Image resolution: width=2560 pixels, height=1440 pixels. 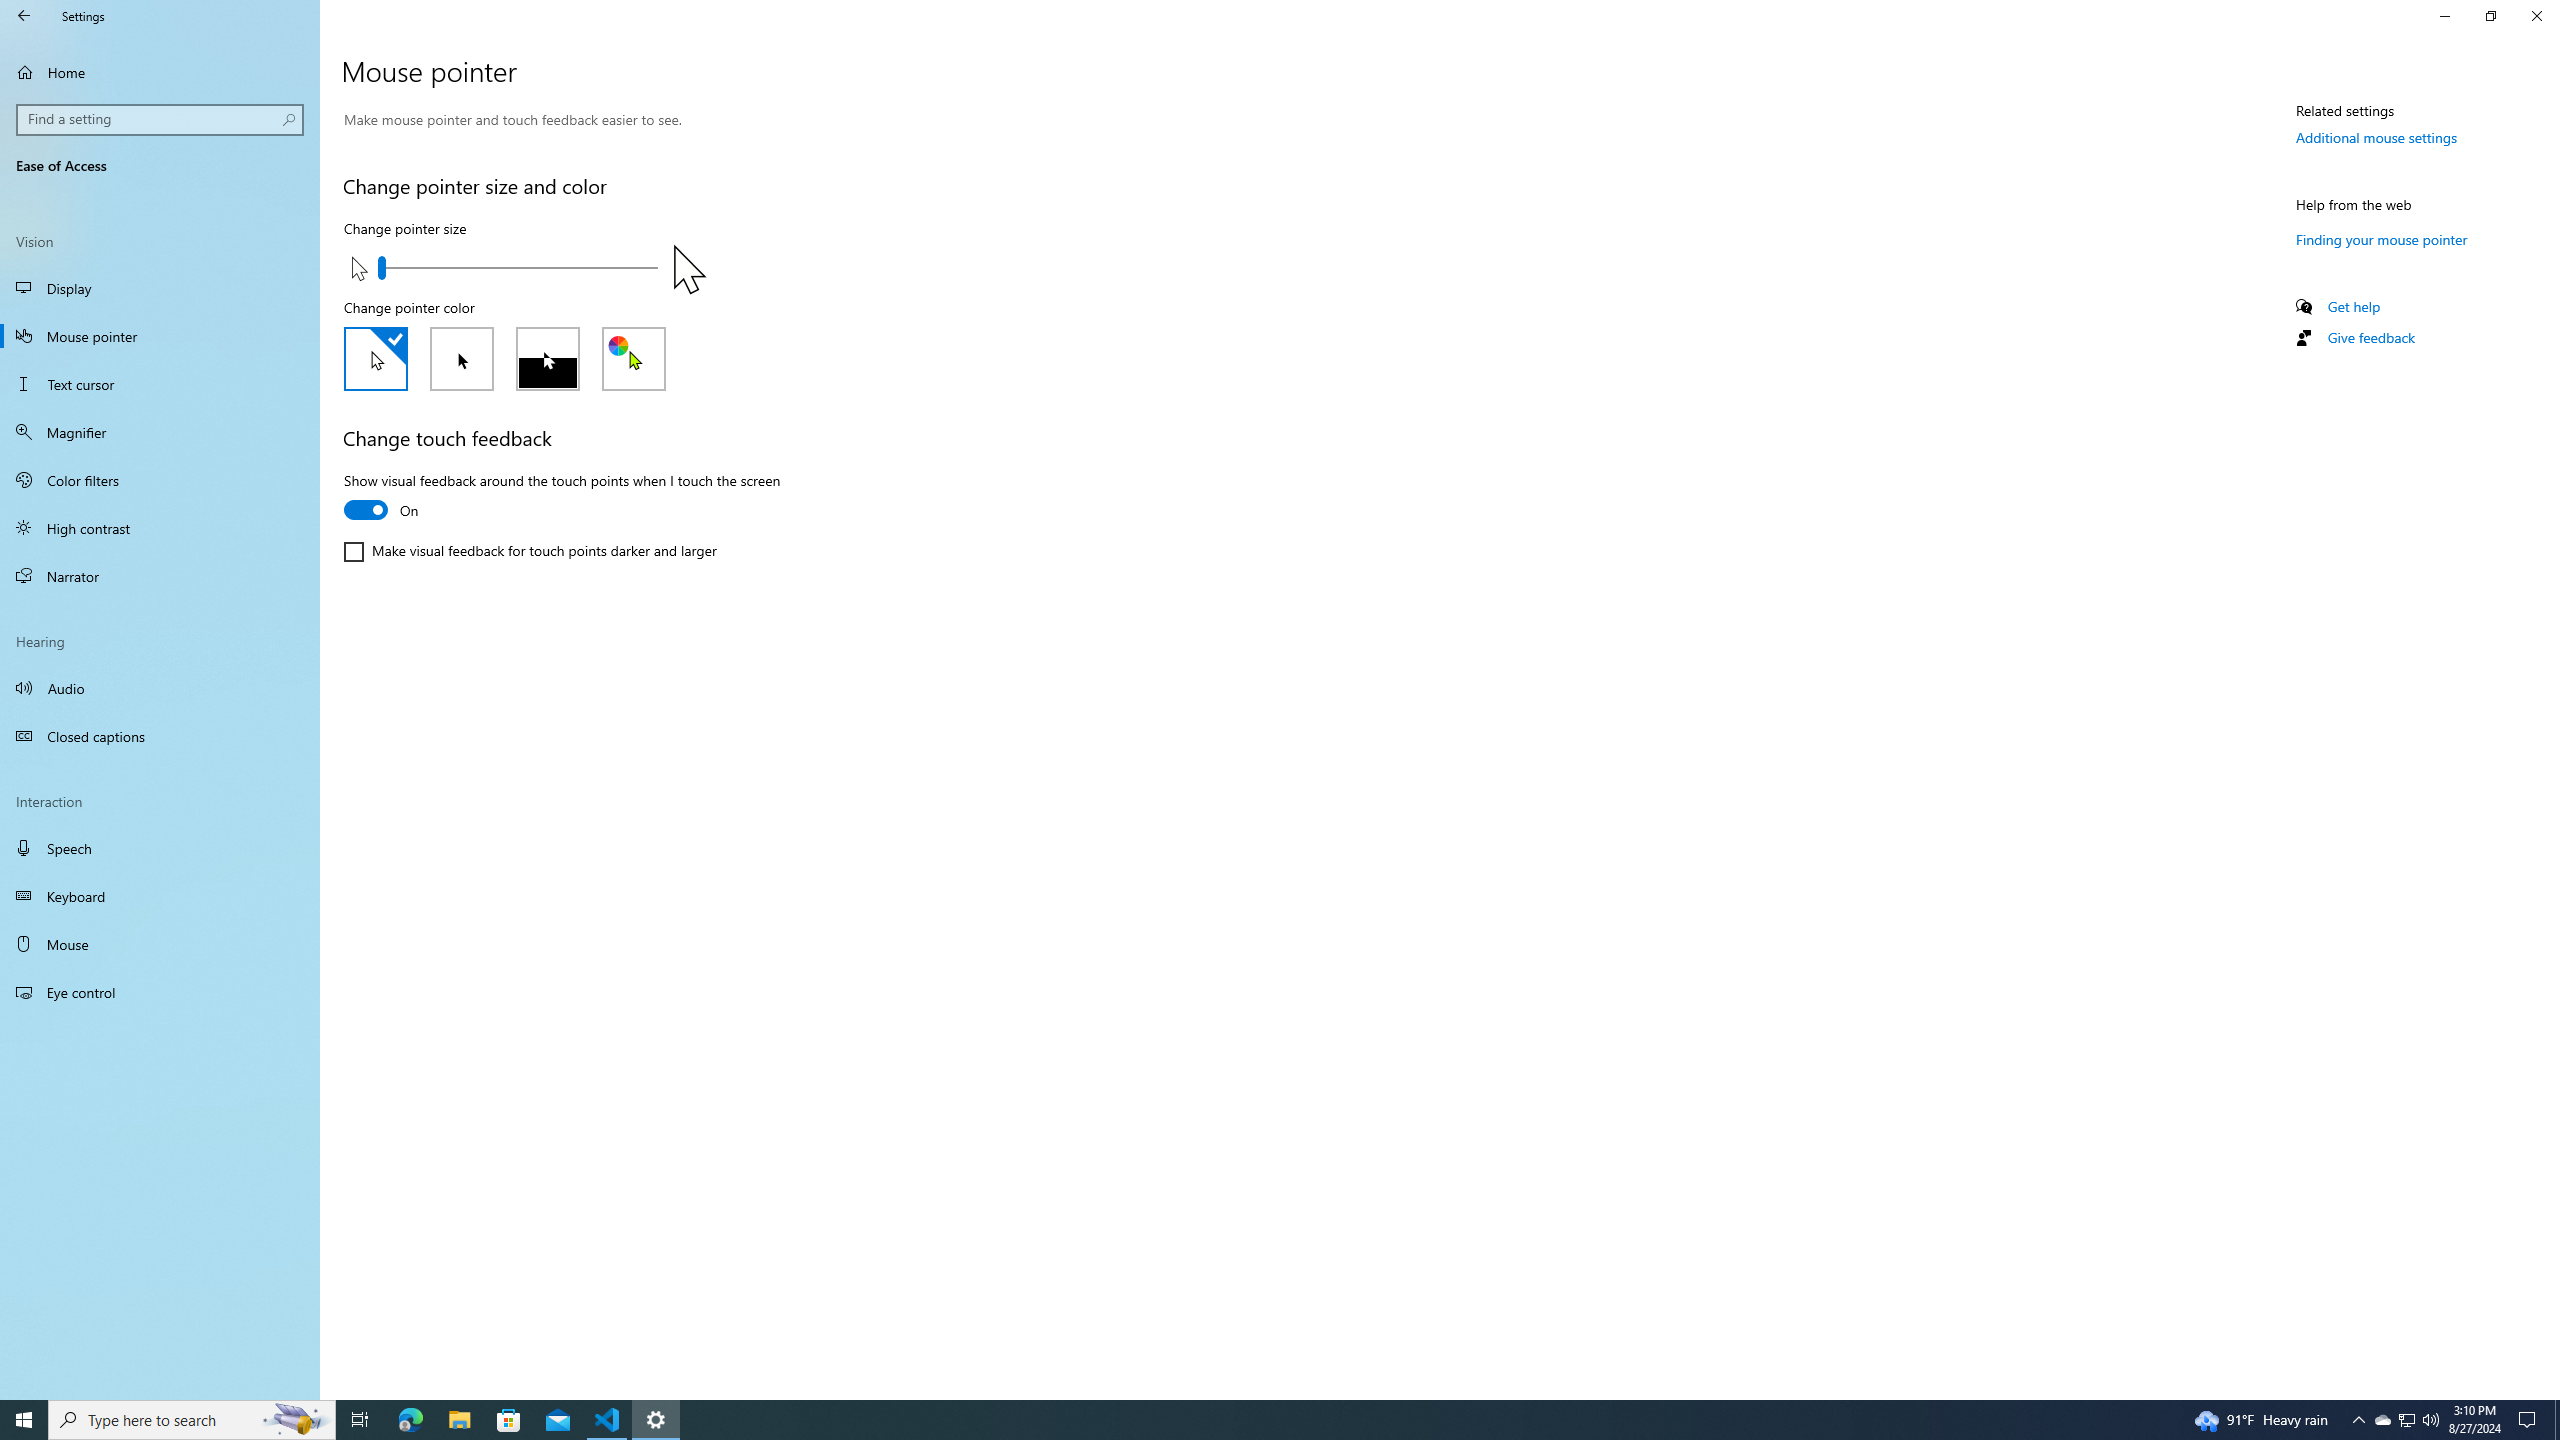 What do you see at coordinates (461, 359) in the screenshot?
I see `'Black'` at bounding box center [461, 359].